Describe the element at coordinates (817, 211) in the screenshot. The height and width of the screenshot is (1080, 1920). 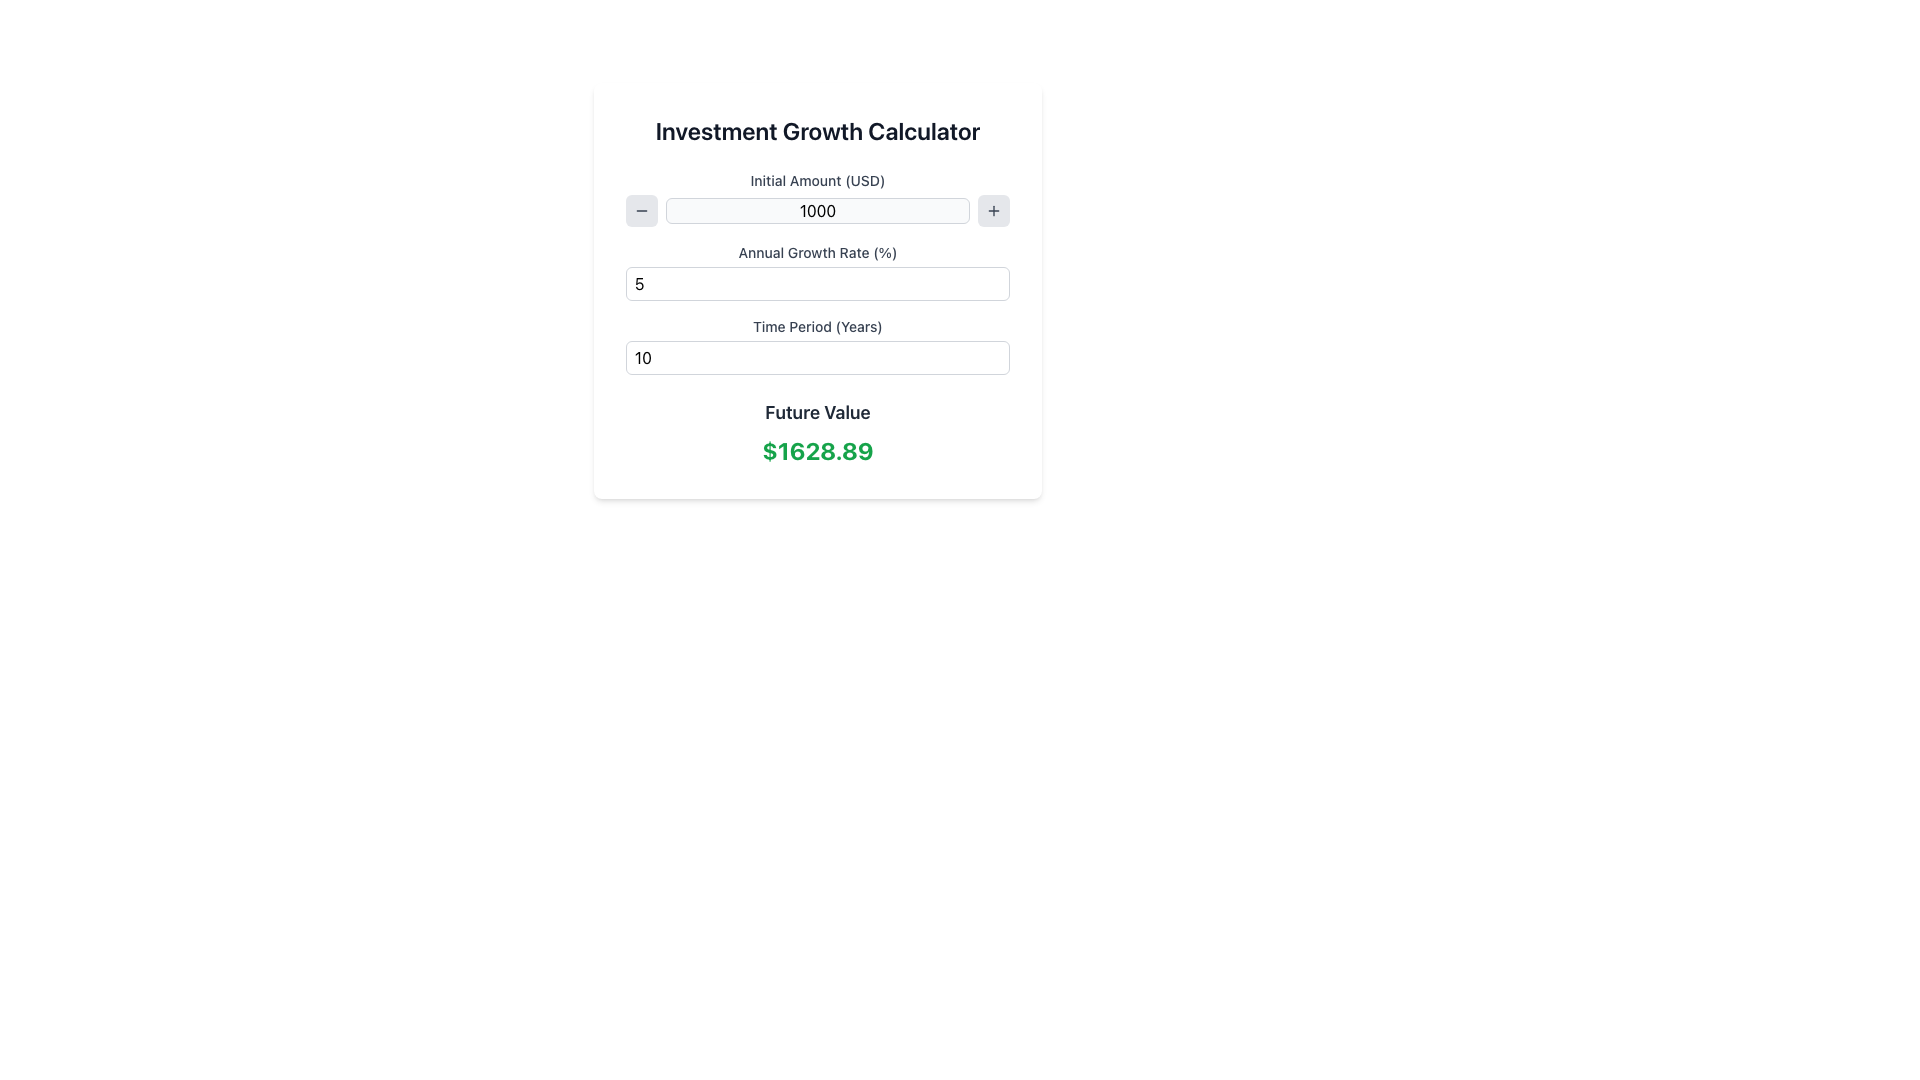
I see `on the text input field with a light gray background that contains the text '1000'` at that location.